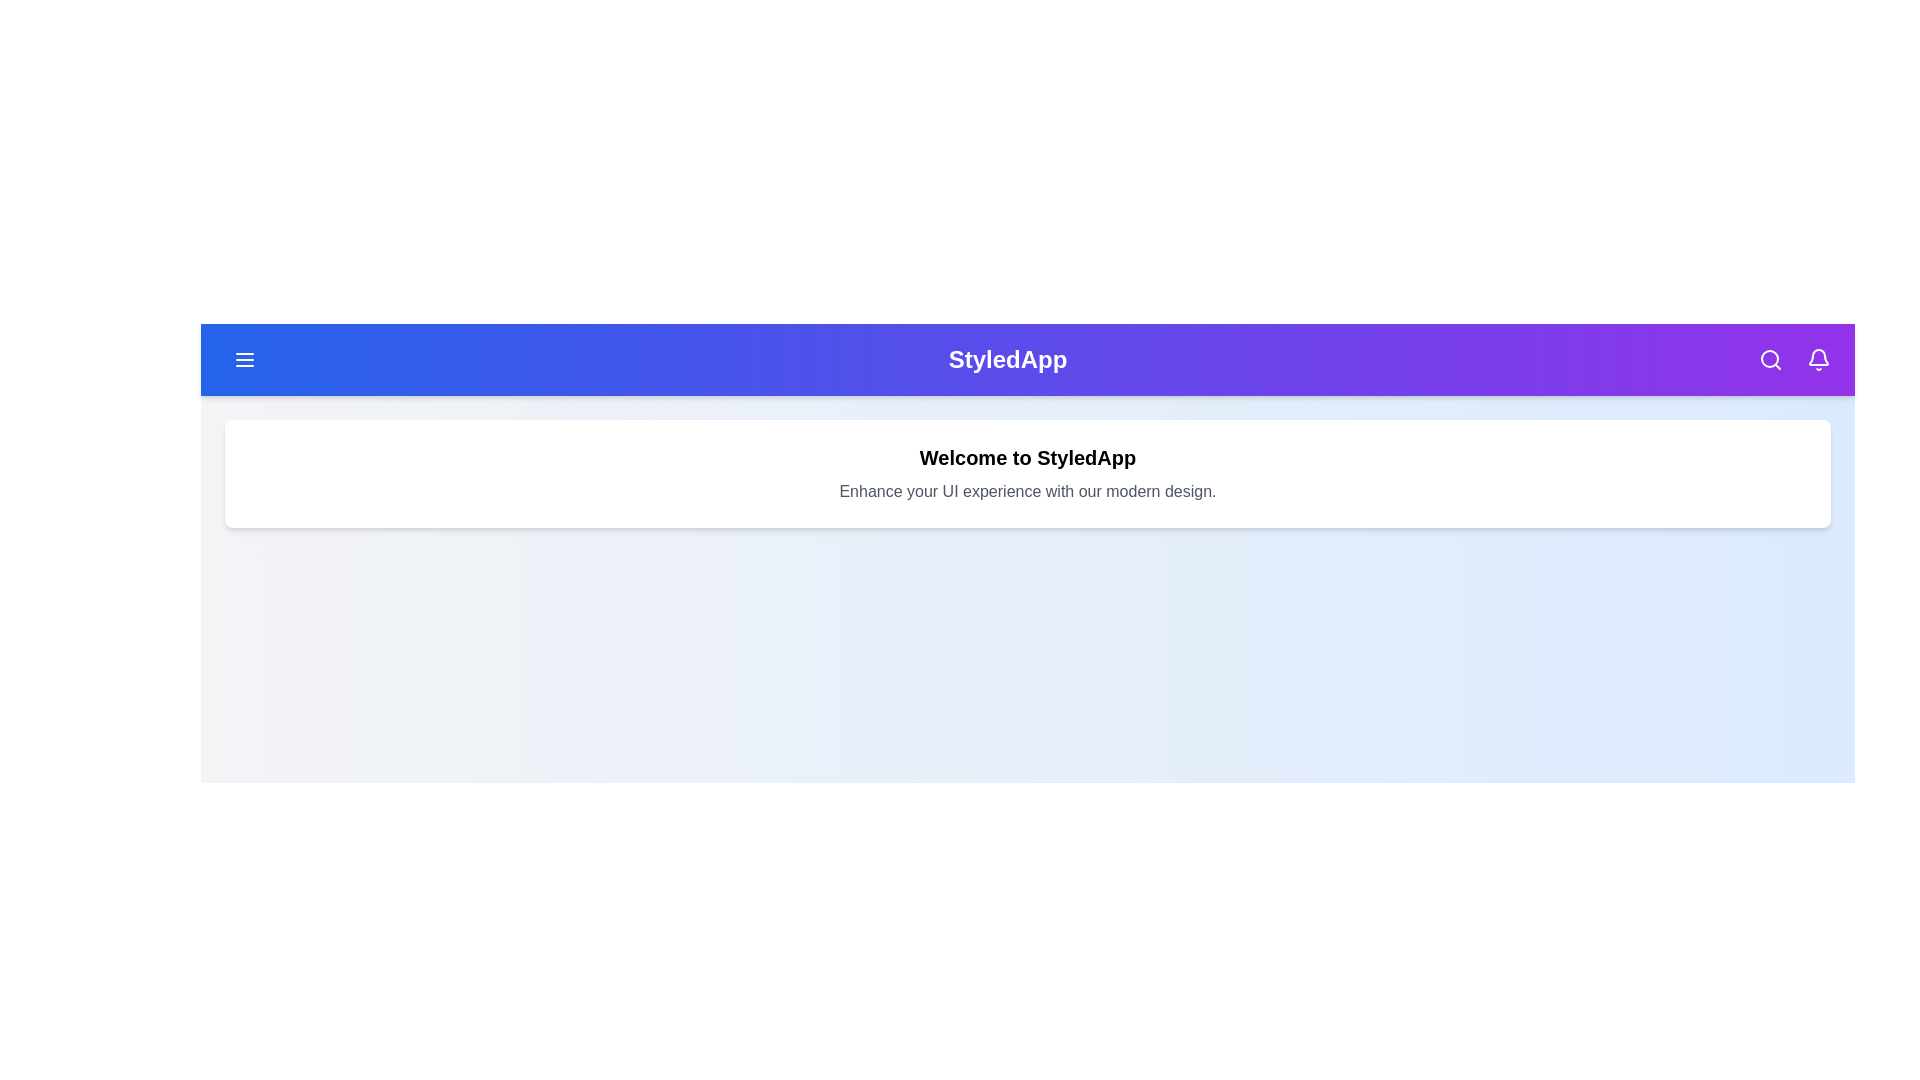  I want to click on the bell icon located on the right of the app bar, so click(1819, 358).